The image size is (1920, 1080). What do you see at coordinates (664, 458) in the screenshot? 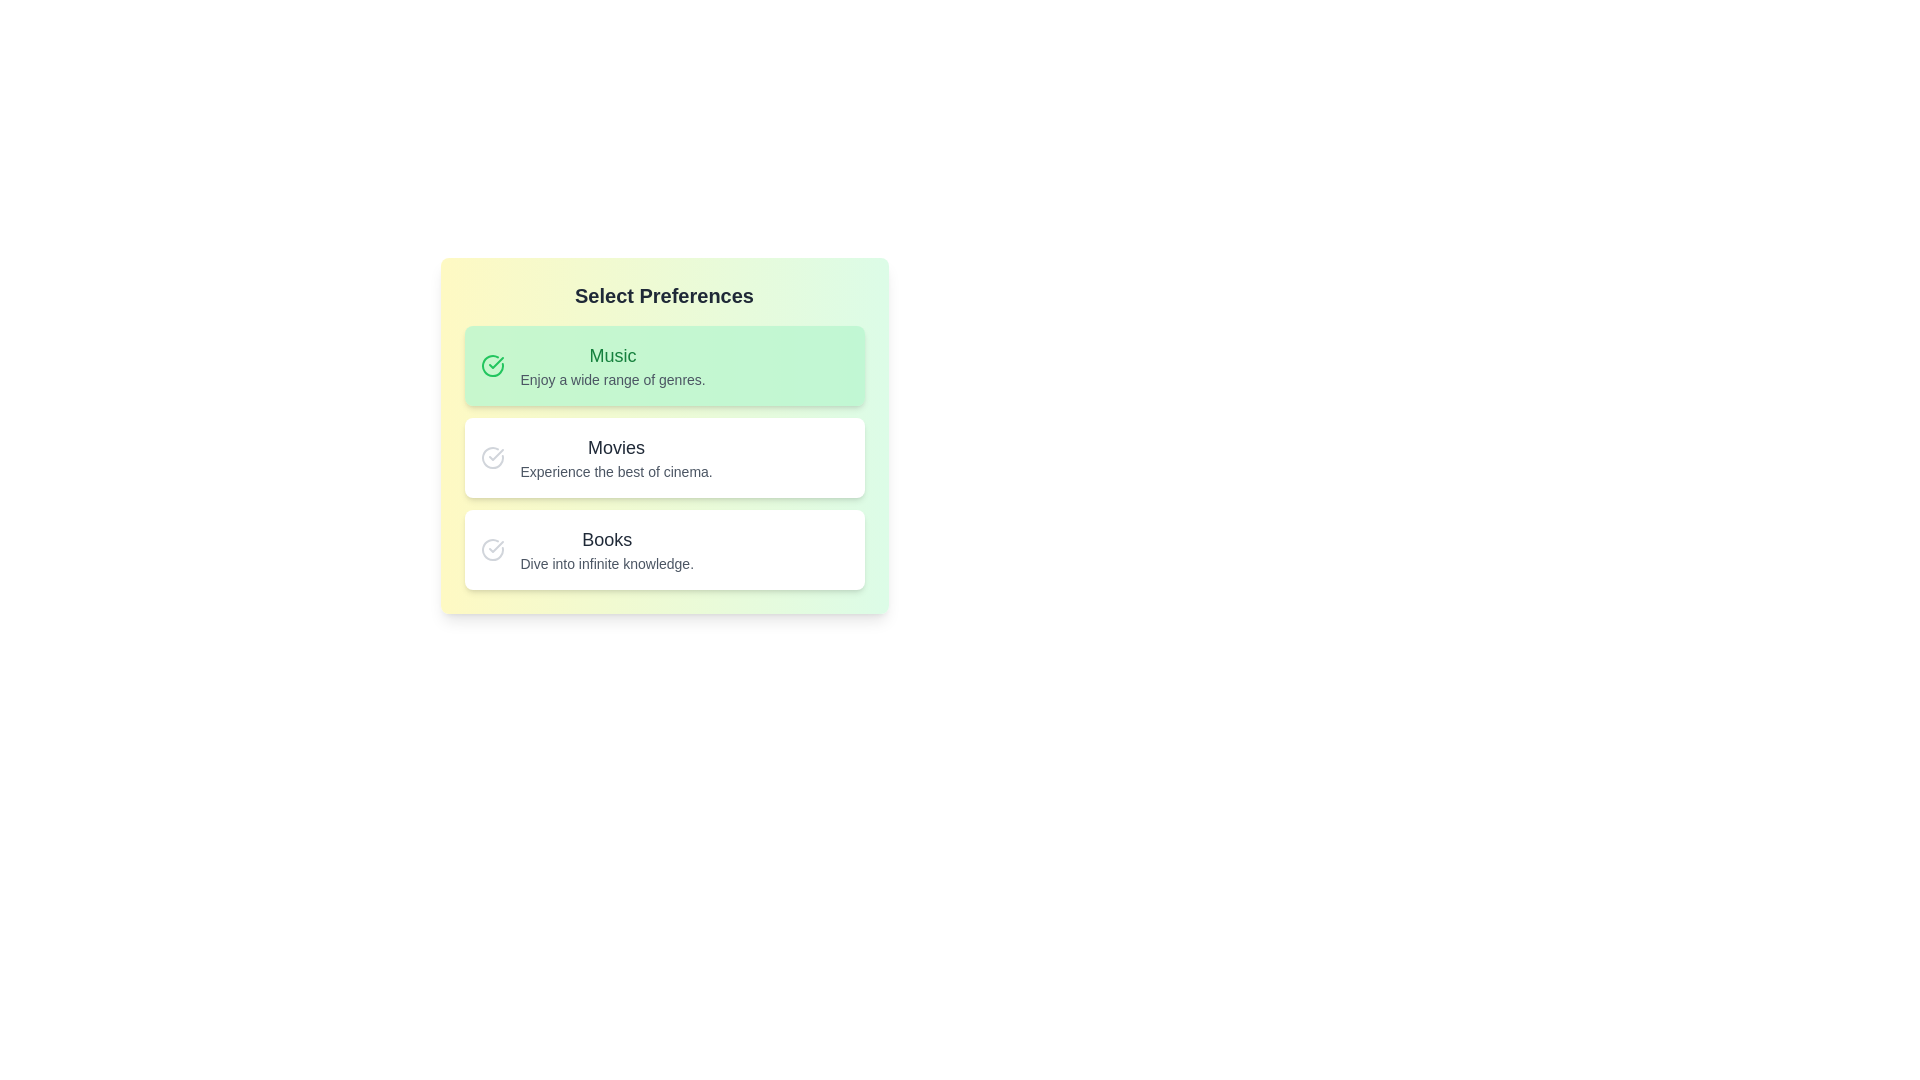
I see `the preference Movies` at bounding box center [664, 458].